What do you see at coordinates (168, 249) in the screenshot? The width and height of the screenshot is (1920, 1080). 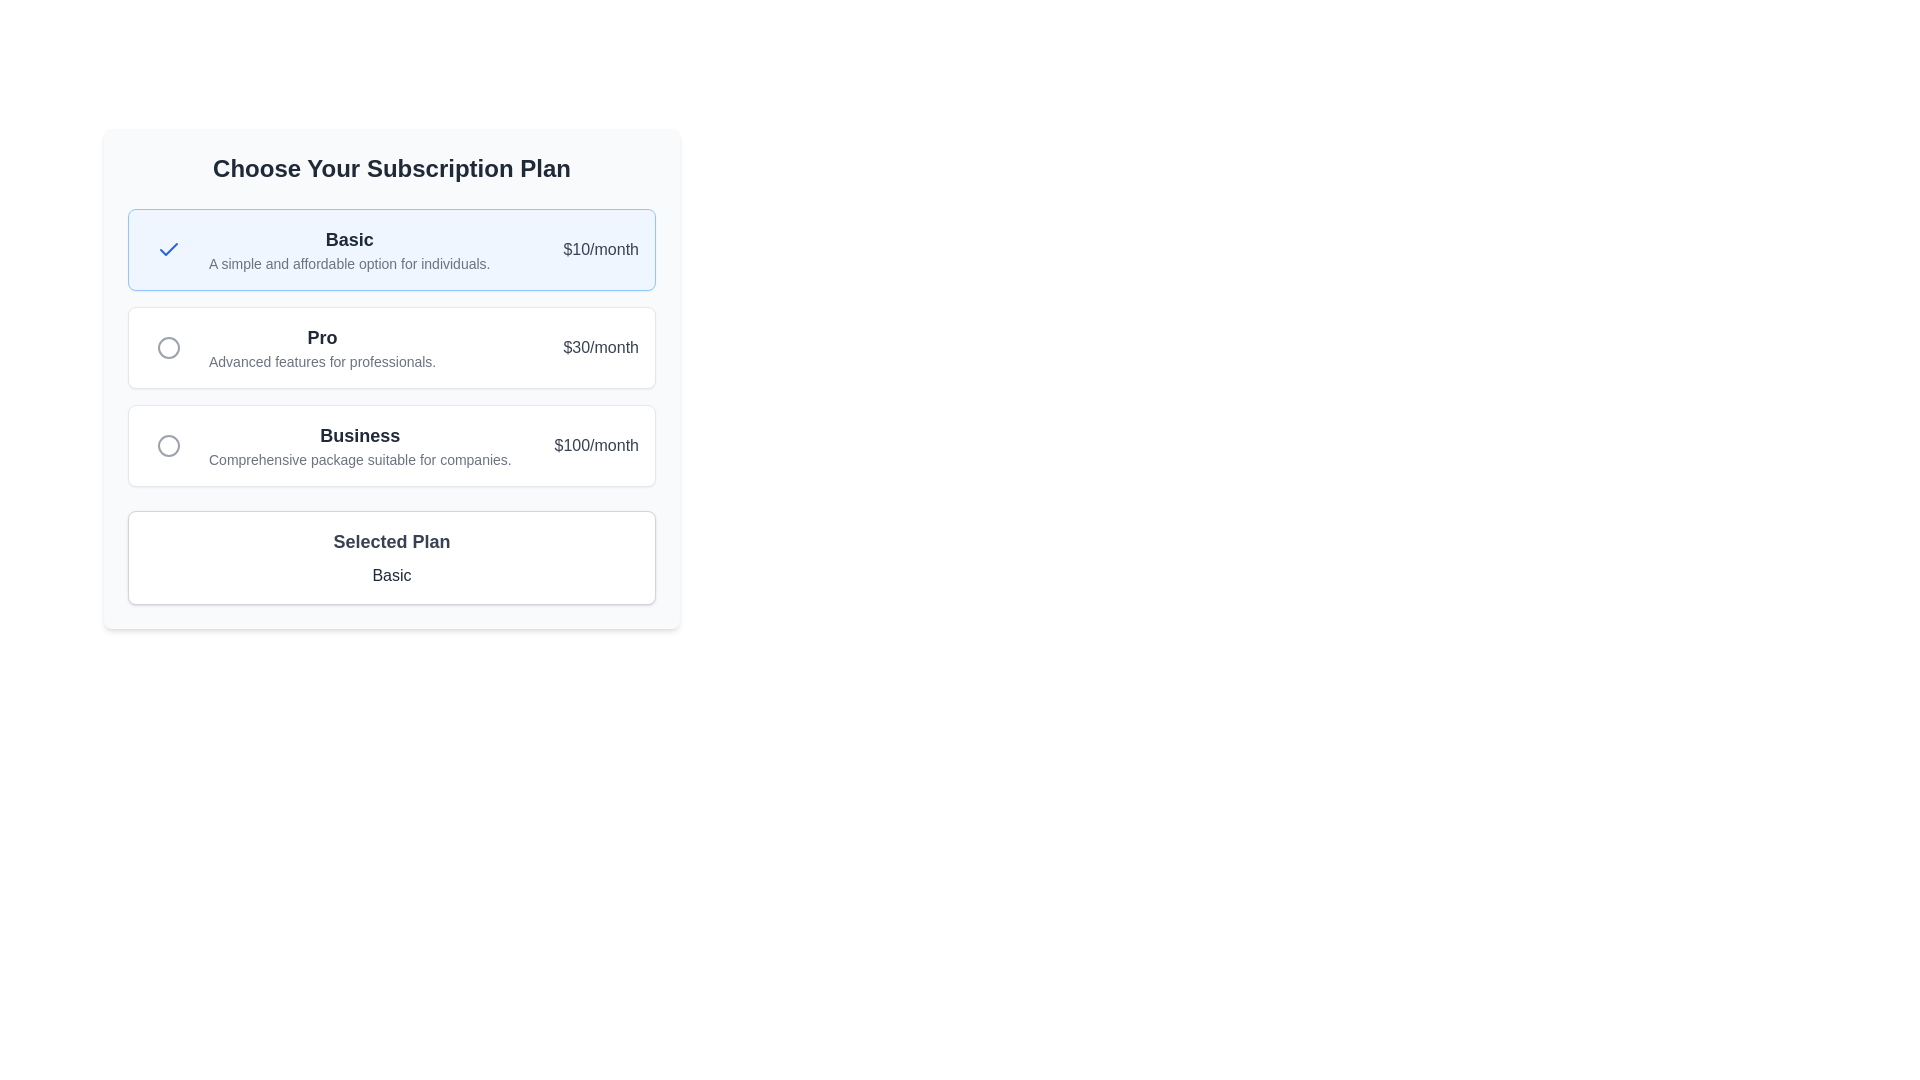 I see `the small, square, blue checkmark icon located at the top-left corner of the rounded blue-bordered rectangular box for the 'Basic' subscription plan` at bounding box center [168, 249].